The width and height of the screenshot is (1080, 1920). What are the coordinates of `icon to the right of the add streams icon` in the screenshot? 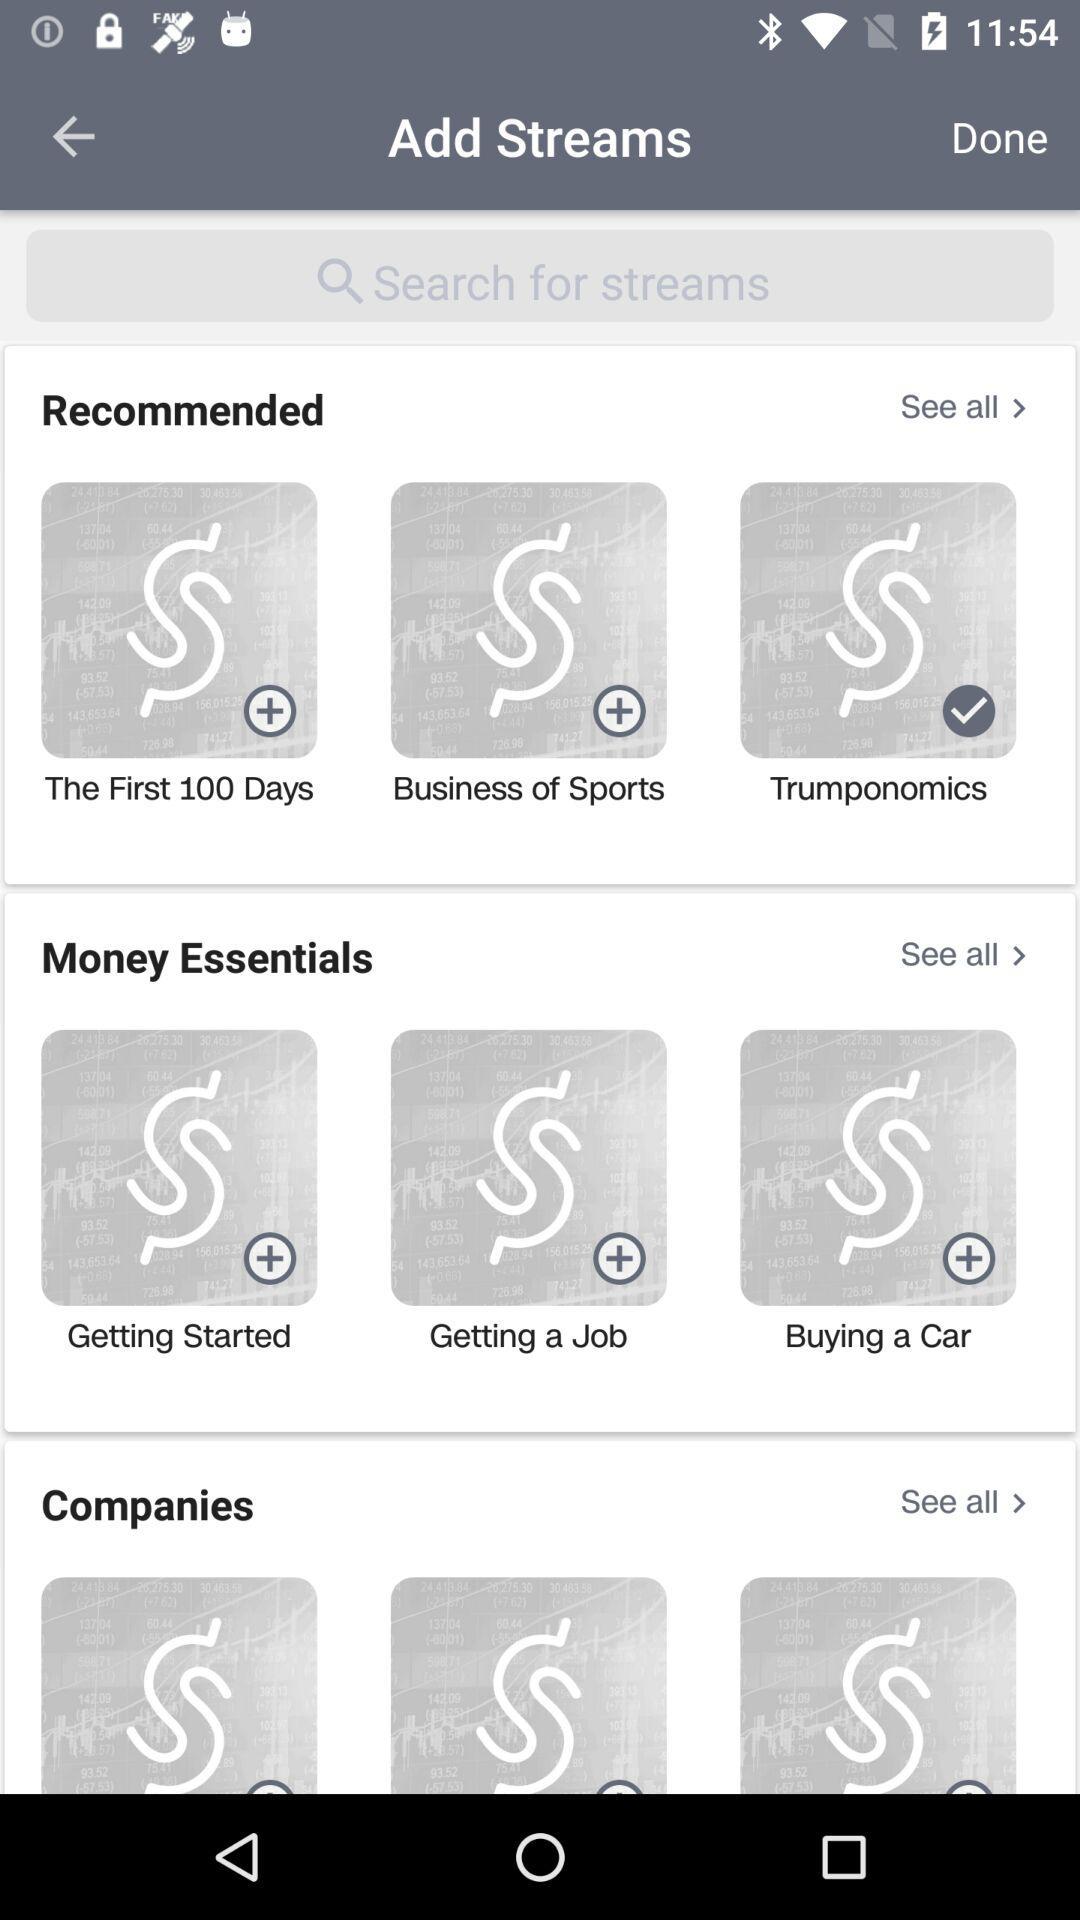 It's located at (999, 135).